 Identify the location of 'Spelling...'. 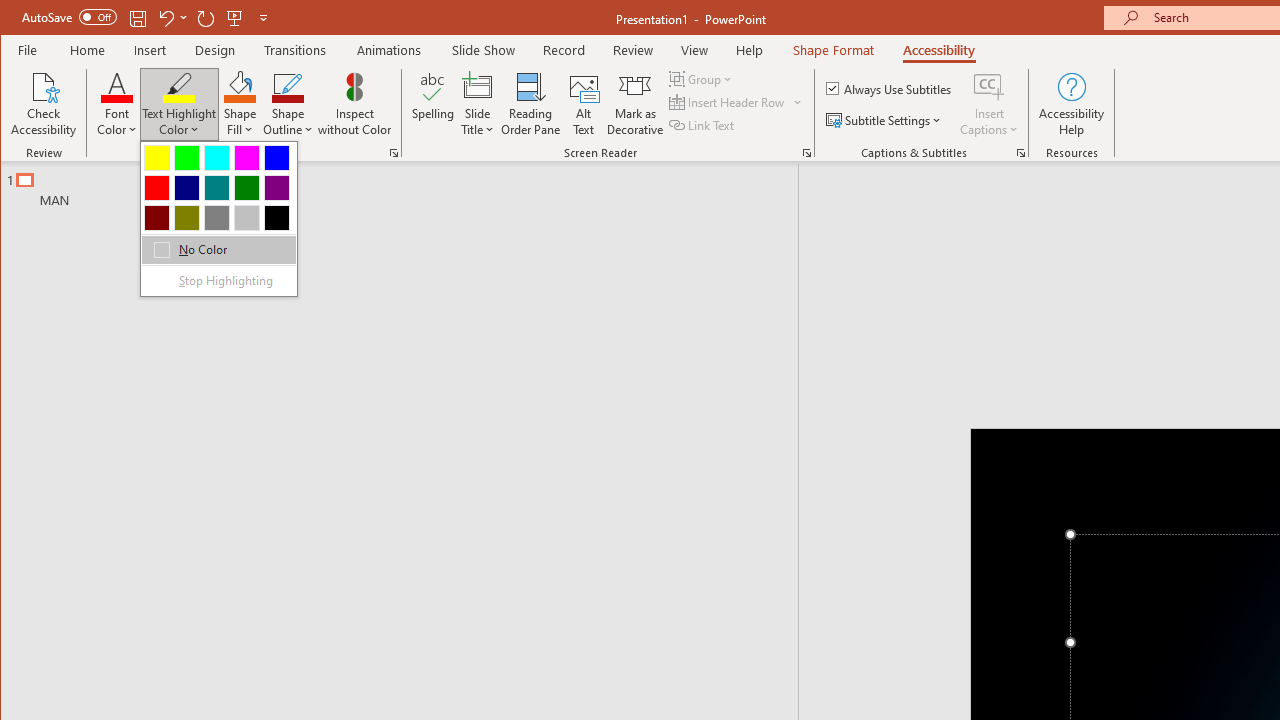
(432, 104).